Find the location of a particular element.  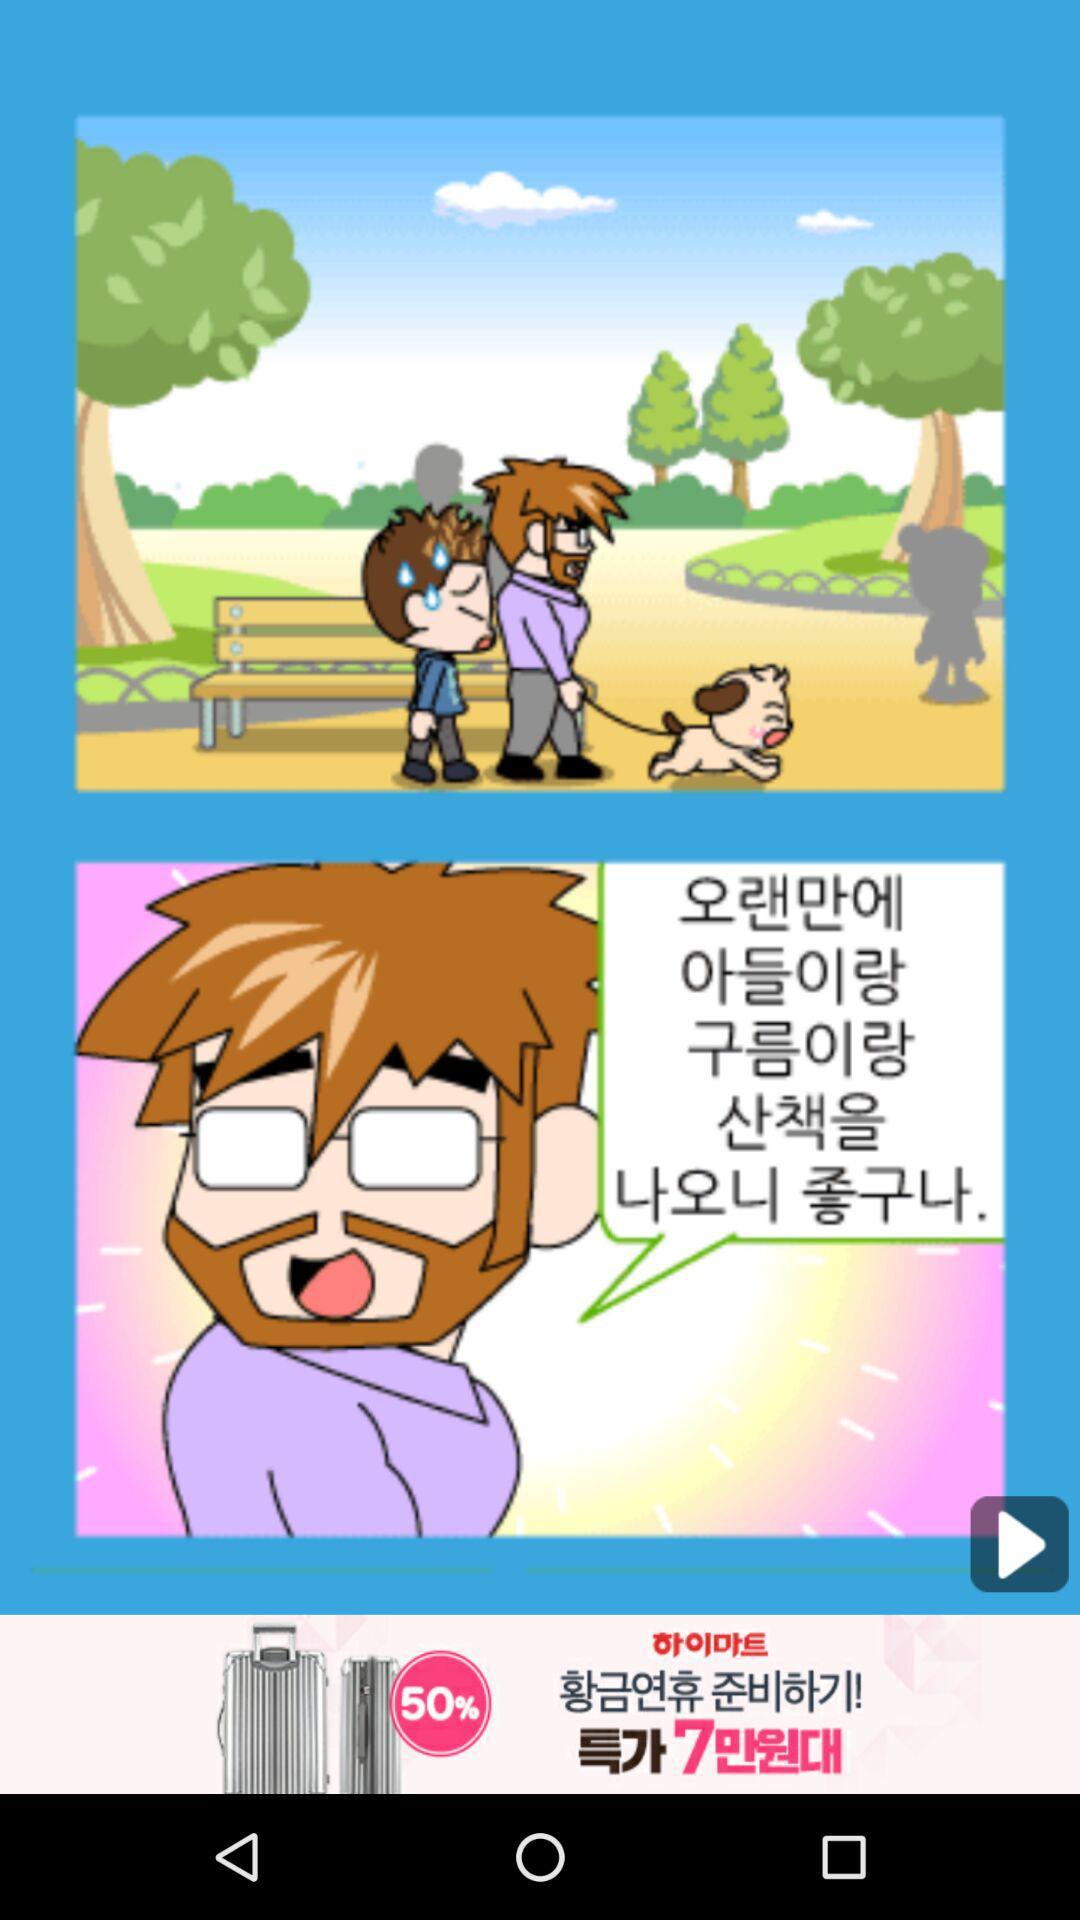

next button is located at coordinates (1019, 1543).